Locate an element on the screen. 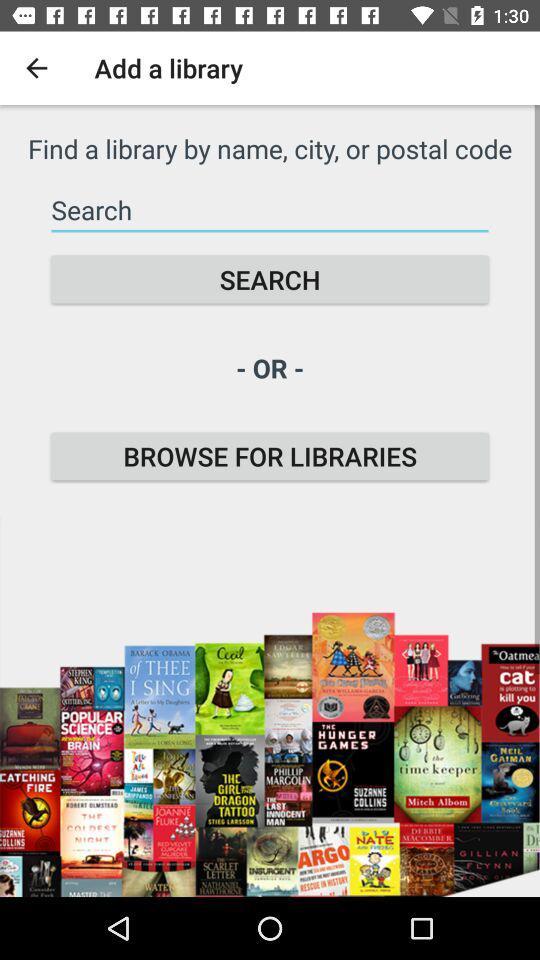 The image size is (540, 960). the icon above the search icon is located at coordinates (270, 210).